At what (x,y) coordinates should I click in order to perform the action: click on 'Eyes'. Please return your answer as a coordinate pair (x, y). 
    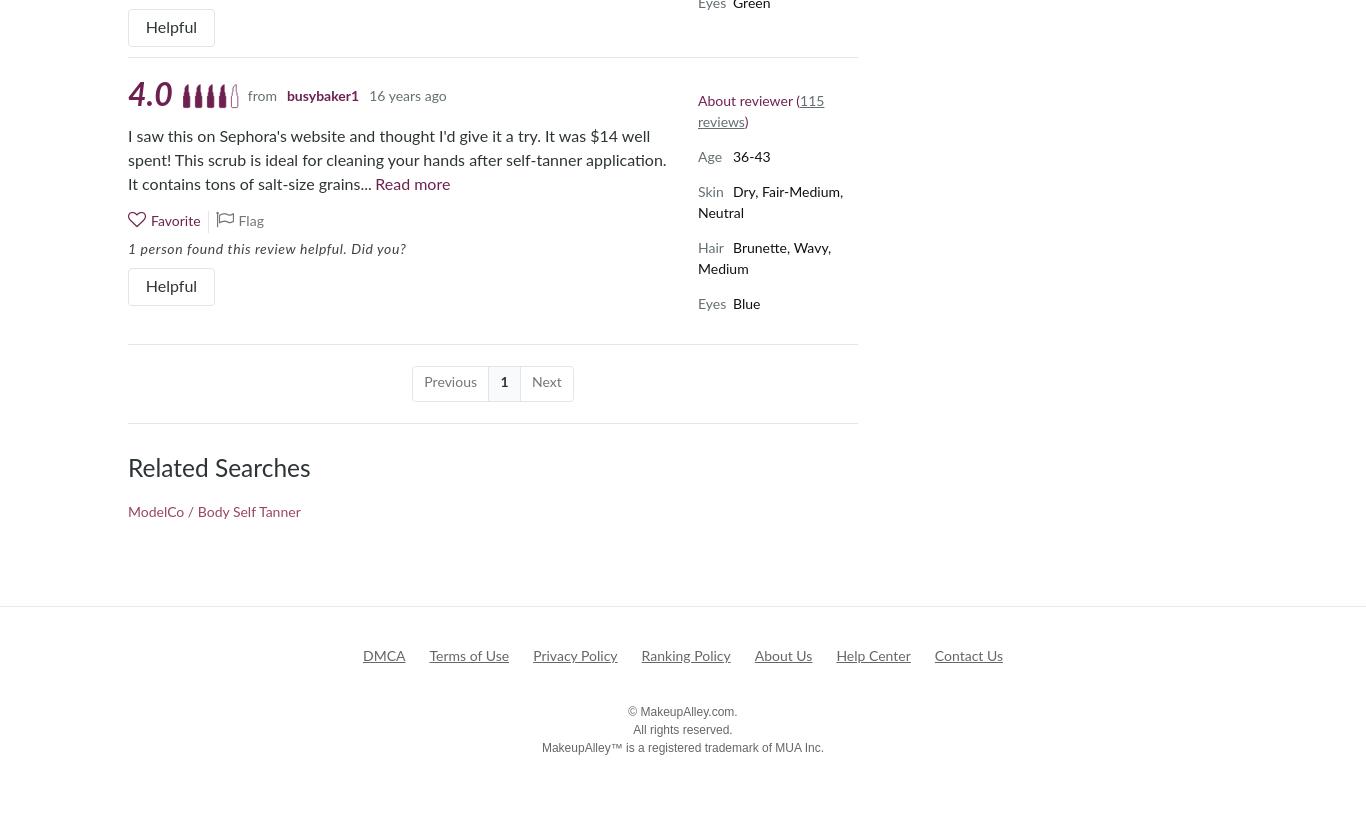
    Looking at the image, I should click on (698, 303).